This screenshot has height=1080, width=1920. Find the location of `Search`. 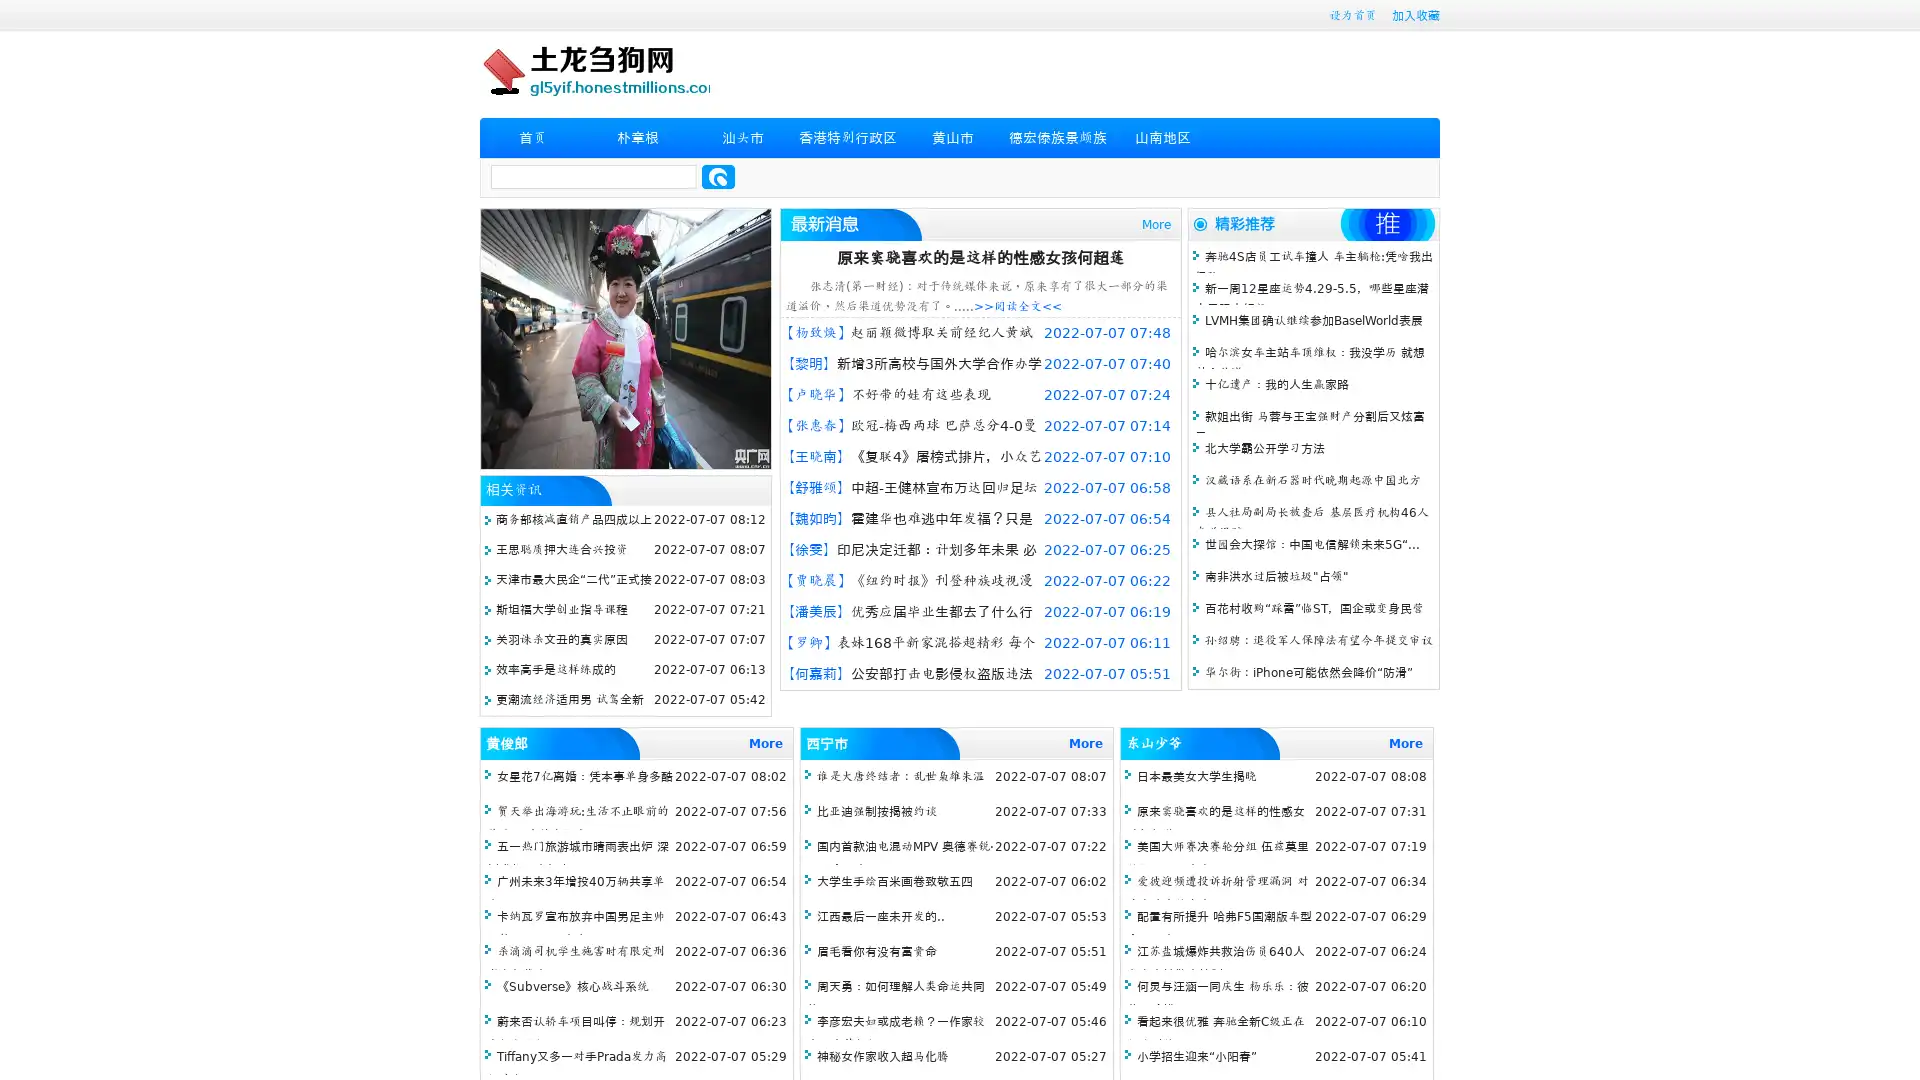

Search is located at coordinates (718, 176).